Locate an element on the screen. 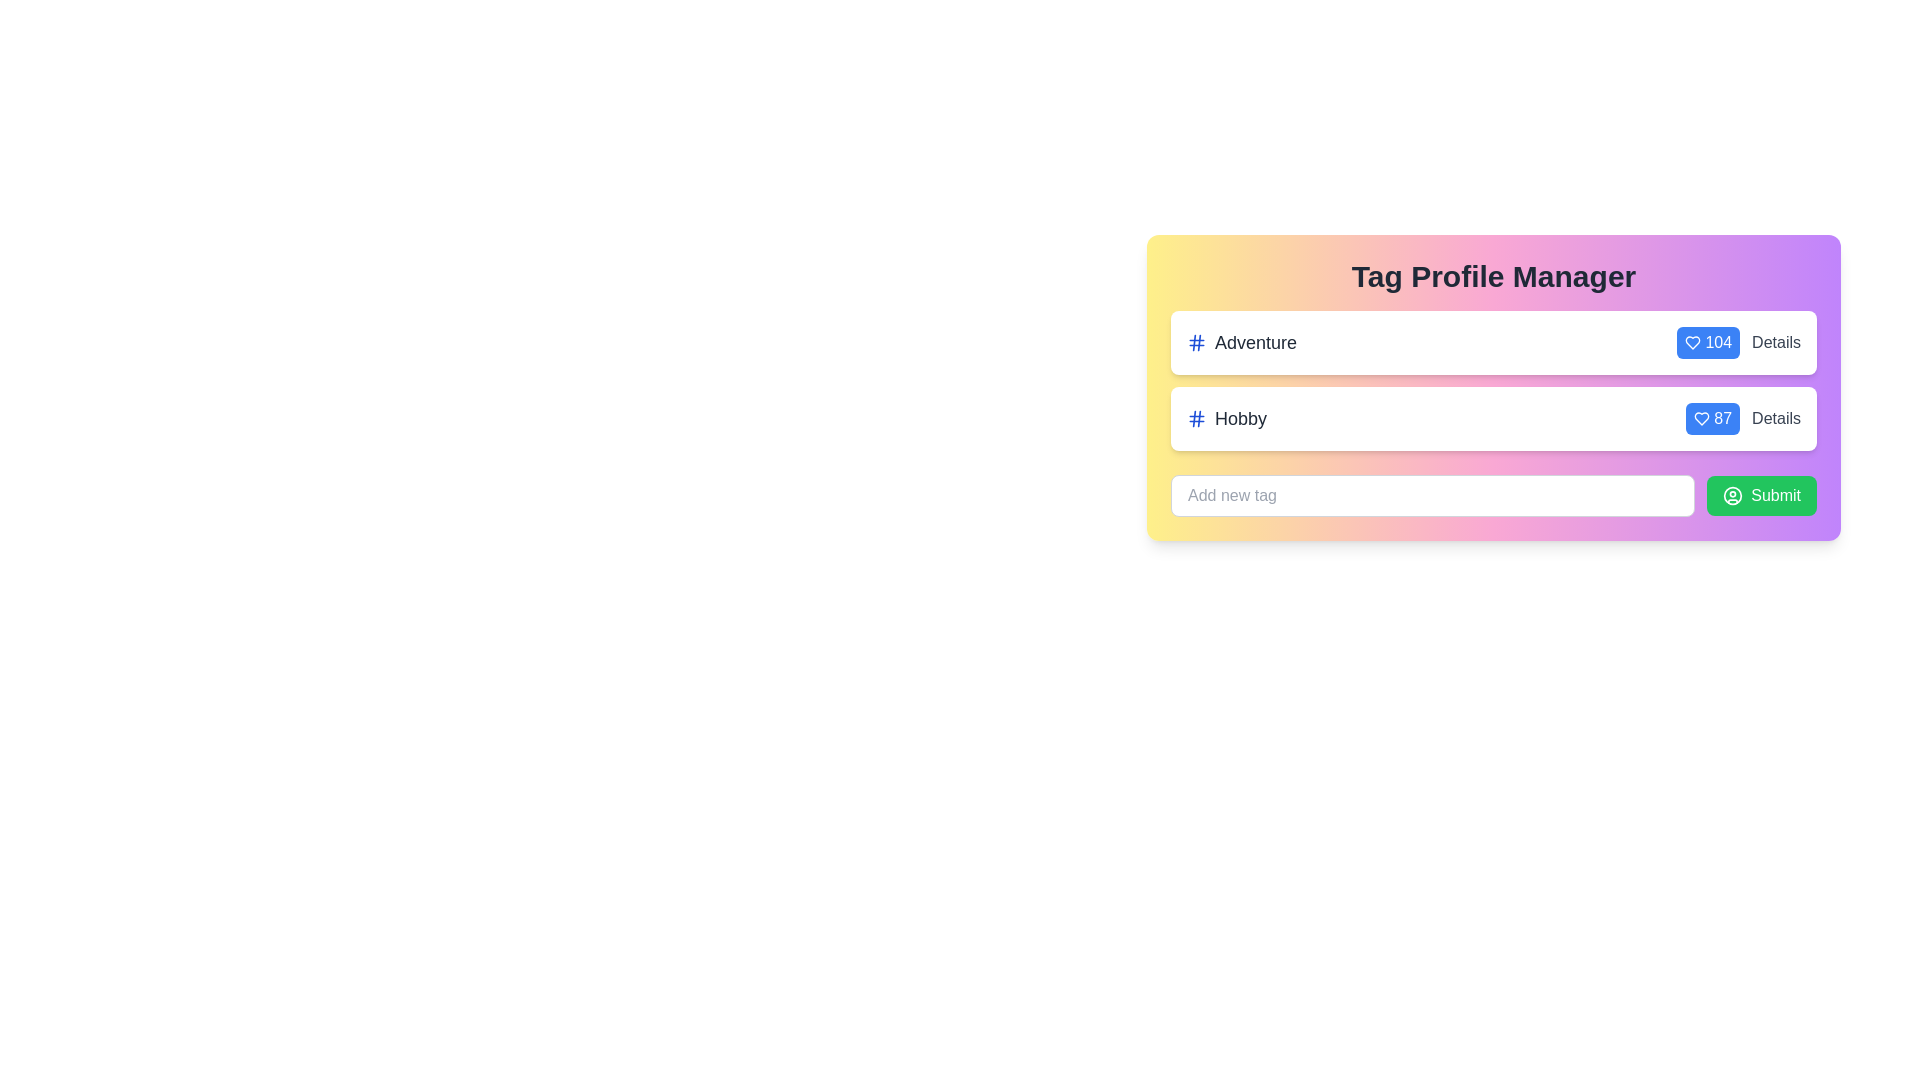  the button with a blue background, displaying '87' and a heart icon is located at coordinates (1712, 418).